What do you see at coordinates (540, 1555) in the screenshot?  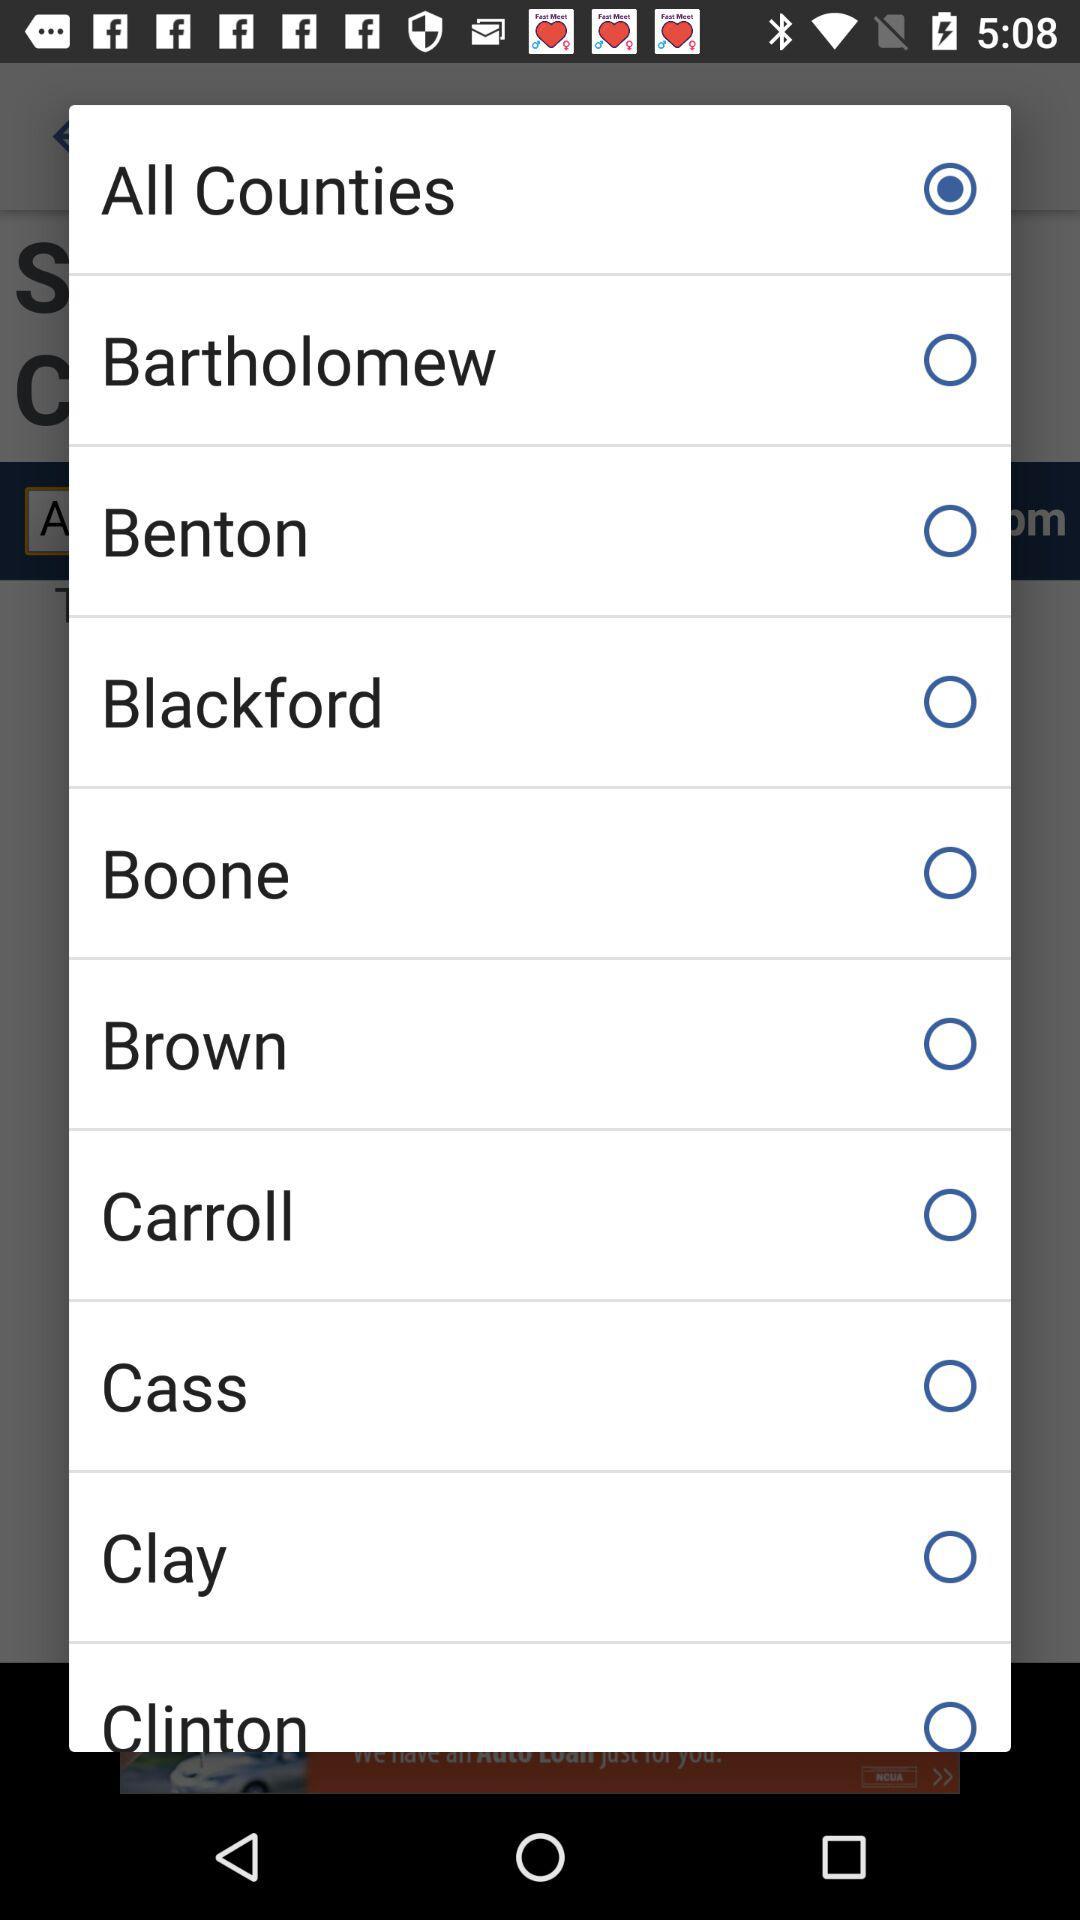 I see `the item below cass` at bounding box center [540, 1555].